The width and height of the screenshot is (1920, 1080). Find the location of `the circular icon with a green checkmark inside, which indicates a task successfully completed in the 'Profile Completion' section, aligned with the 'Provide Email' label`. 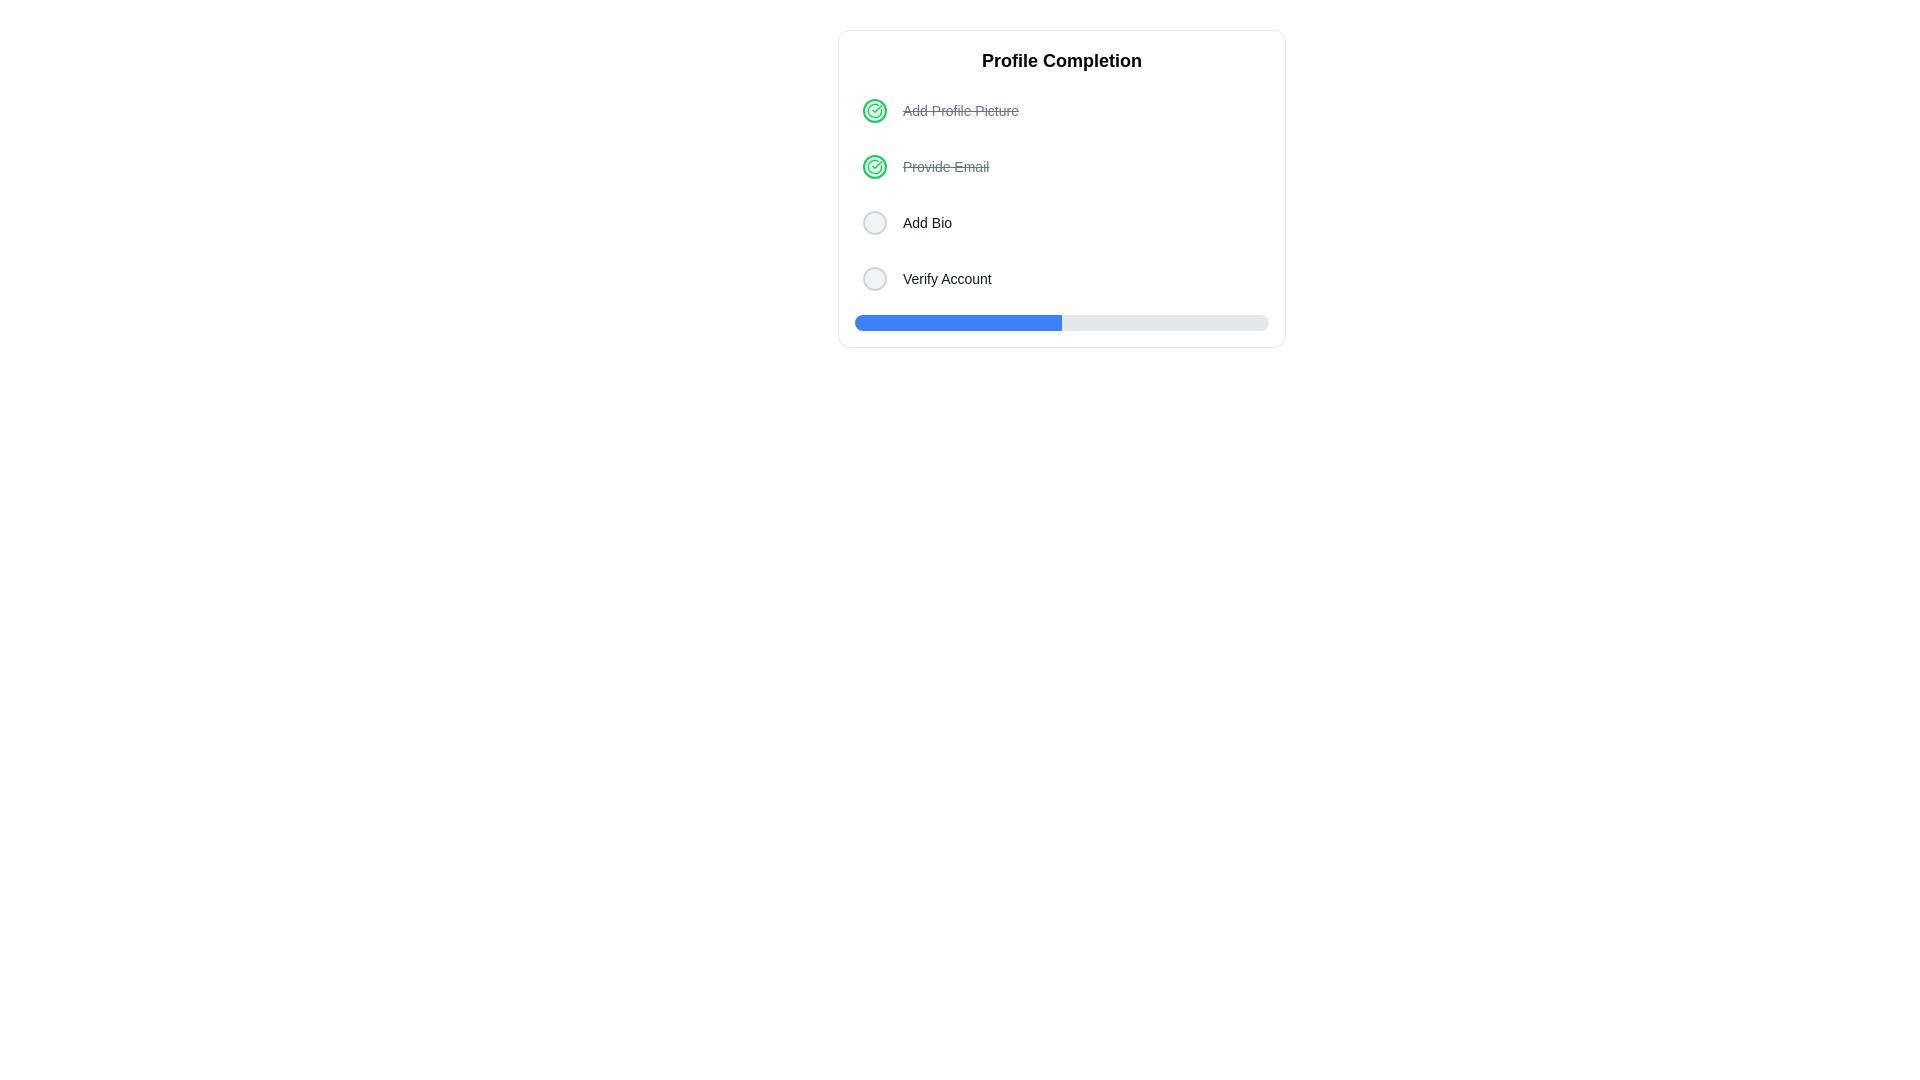

the circular icon with a green checkmark inside, which indicates a task successfully completed in the 'Profile Completion' section, aligned with the 'Provide Email' label is located at coordinates (874, 111).